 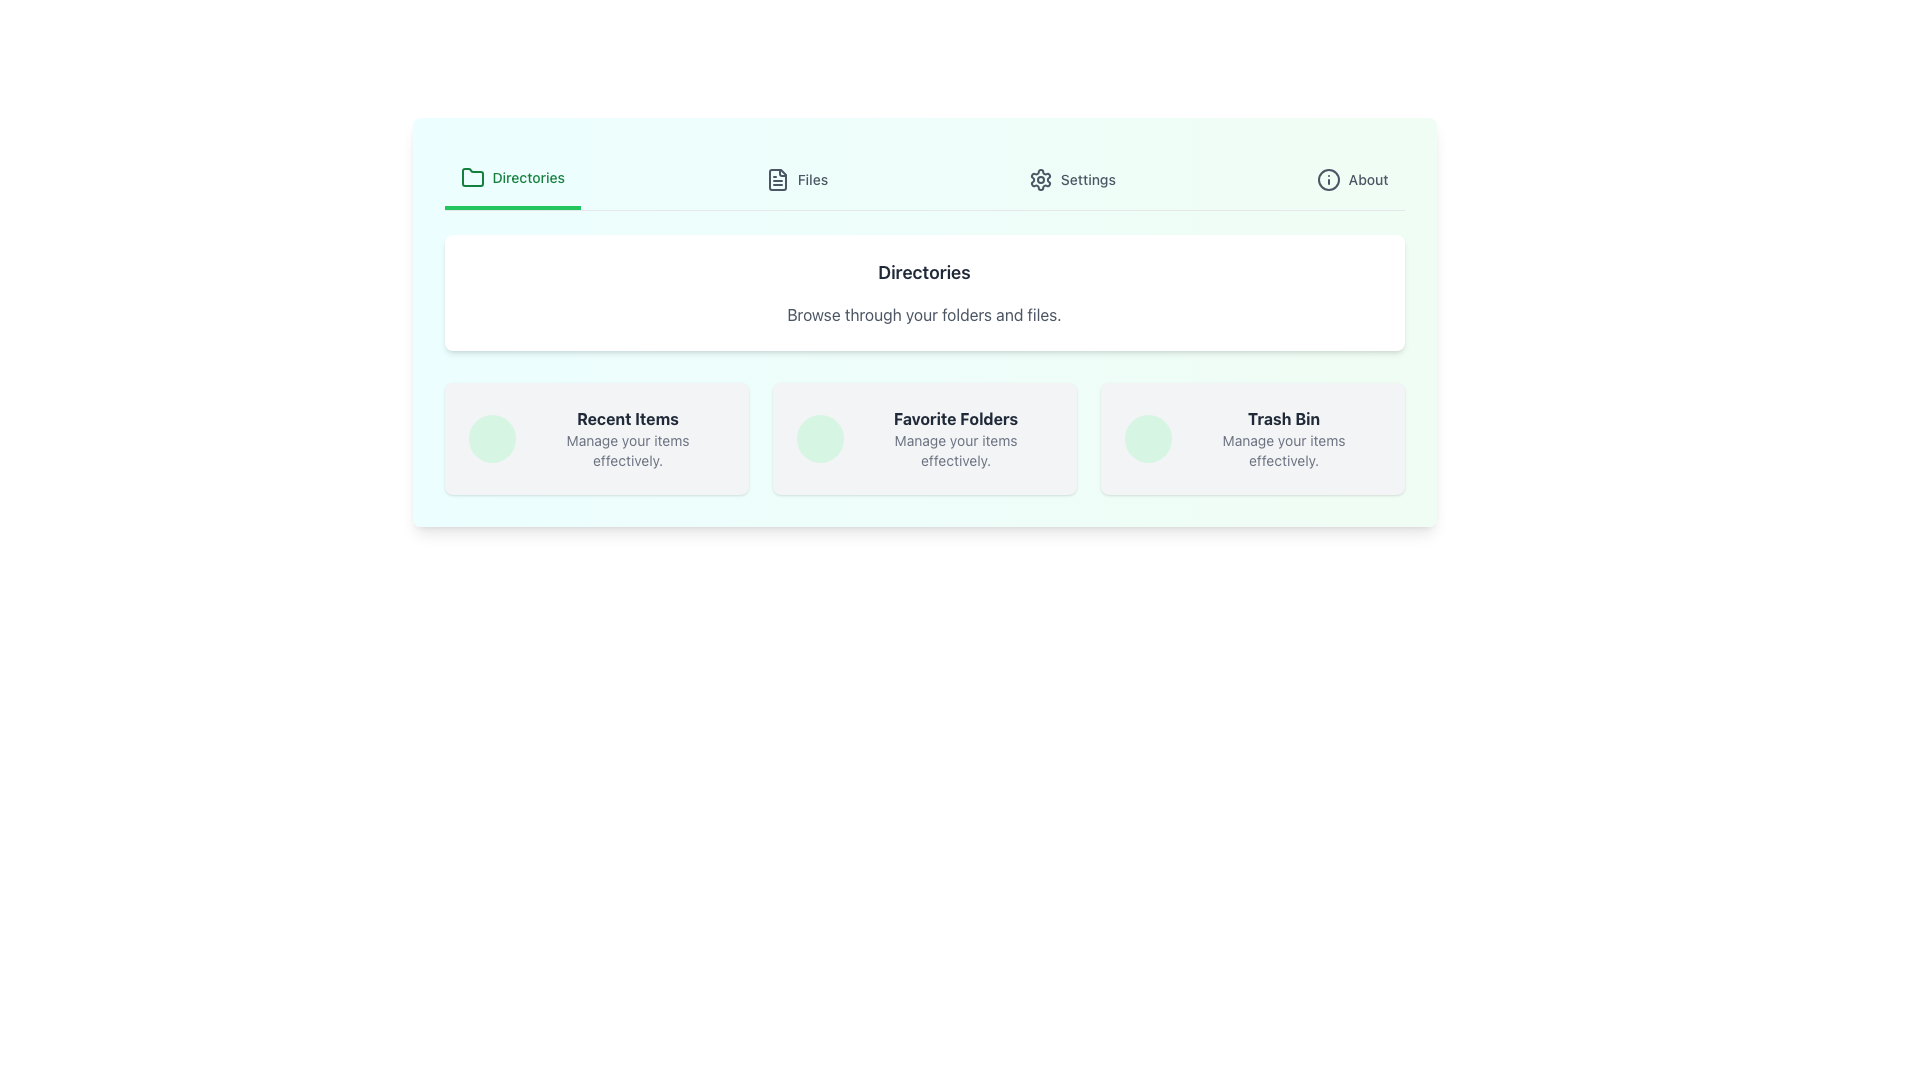 I want to click on the document icon located under the 'Files' label in the top navigation bar, so click(x=776, y=180).